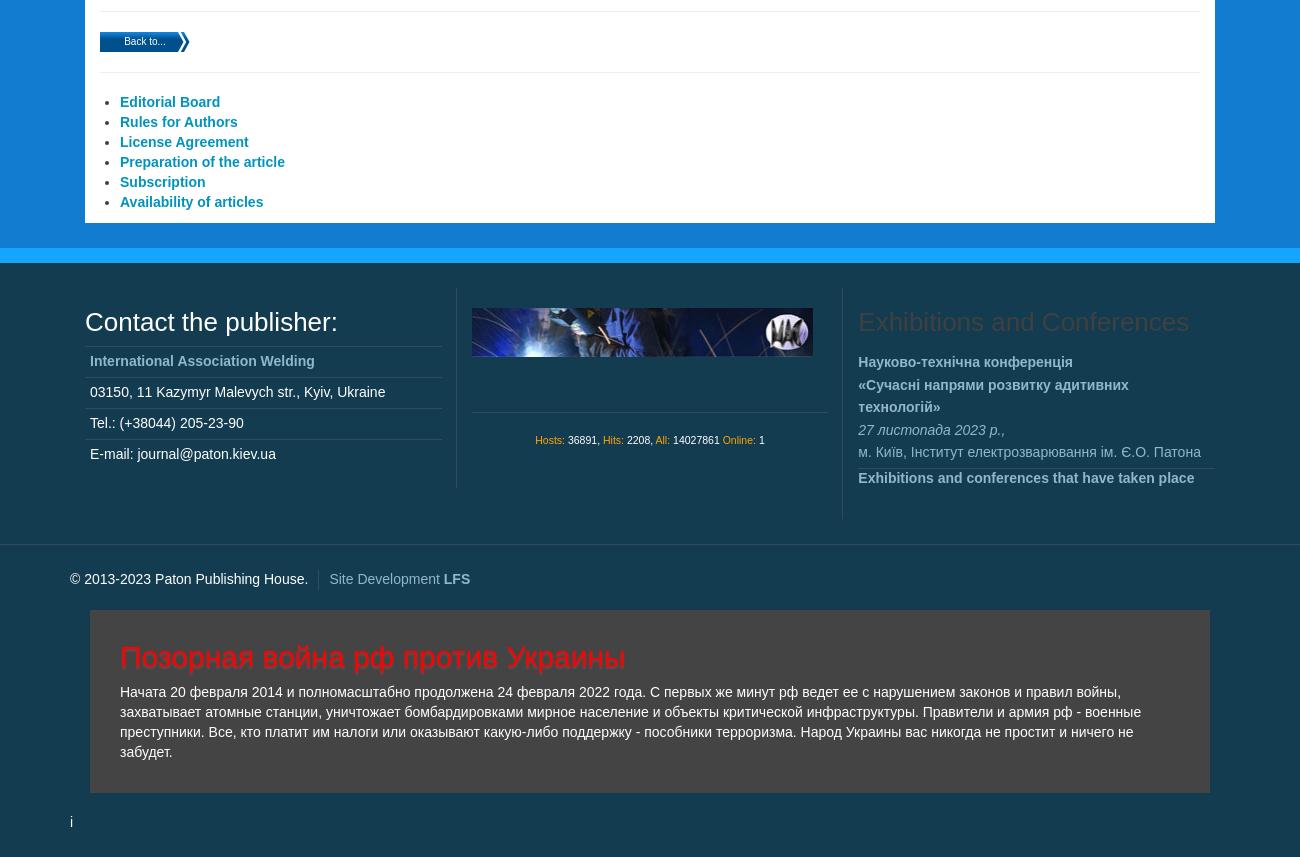 The image size is (1300, 857). What do you see at coordinates (1022, 321) in the screenshot?
I see `'Exhibitions and Conferences'` at bounding box center [1022, 321].